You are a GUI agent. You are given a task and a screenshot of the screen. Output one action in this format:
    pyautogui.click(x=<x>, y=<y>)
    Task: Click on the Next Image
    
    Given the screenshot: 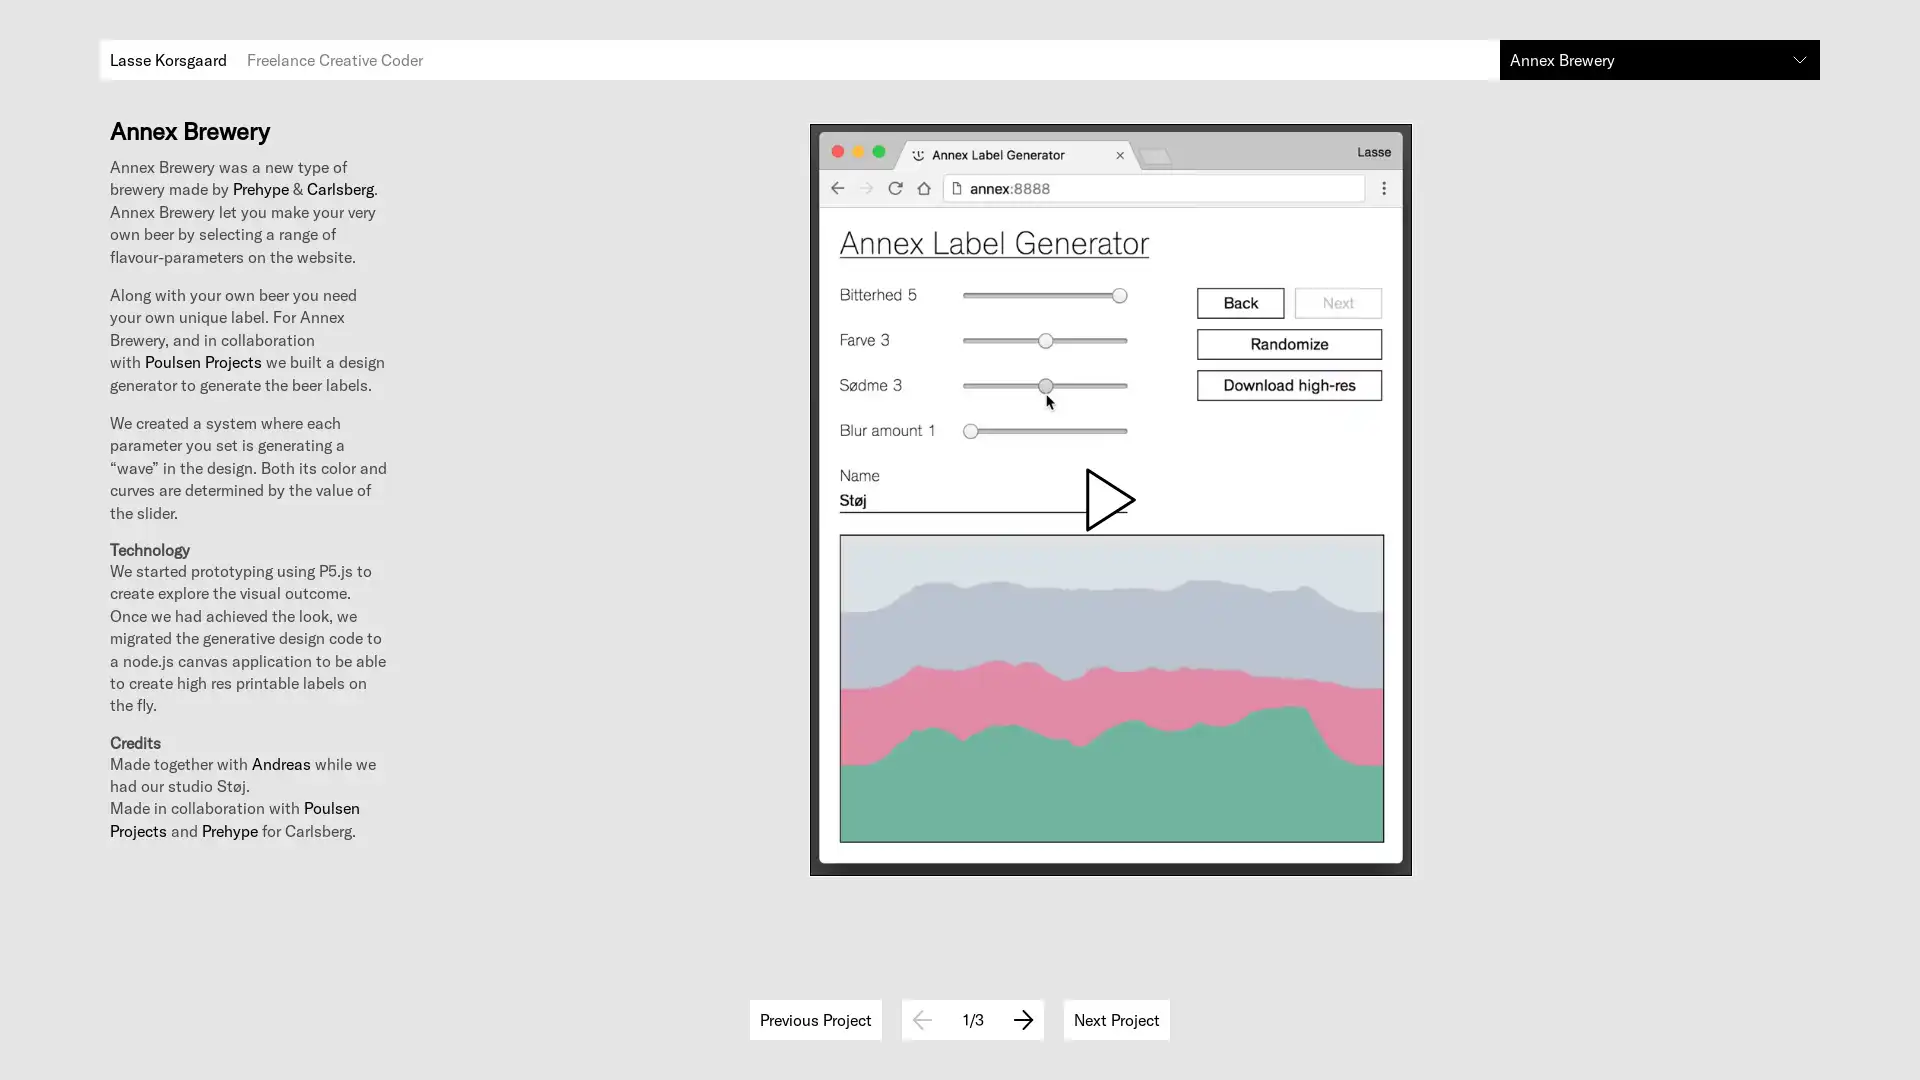 What is the action you would take?
    pyautogui.click(x=1023, y=1019)
    